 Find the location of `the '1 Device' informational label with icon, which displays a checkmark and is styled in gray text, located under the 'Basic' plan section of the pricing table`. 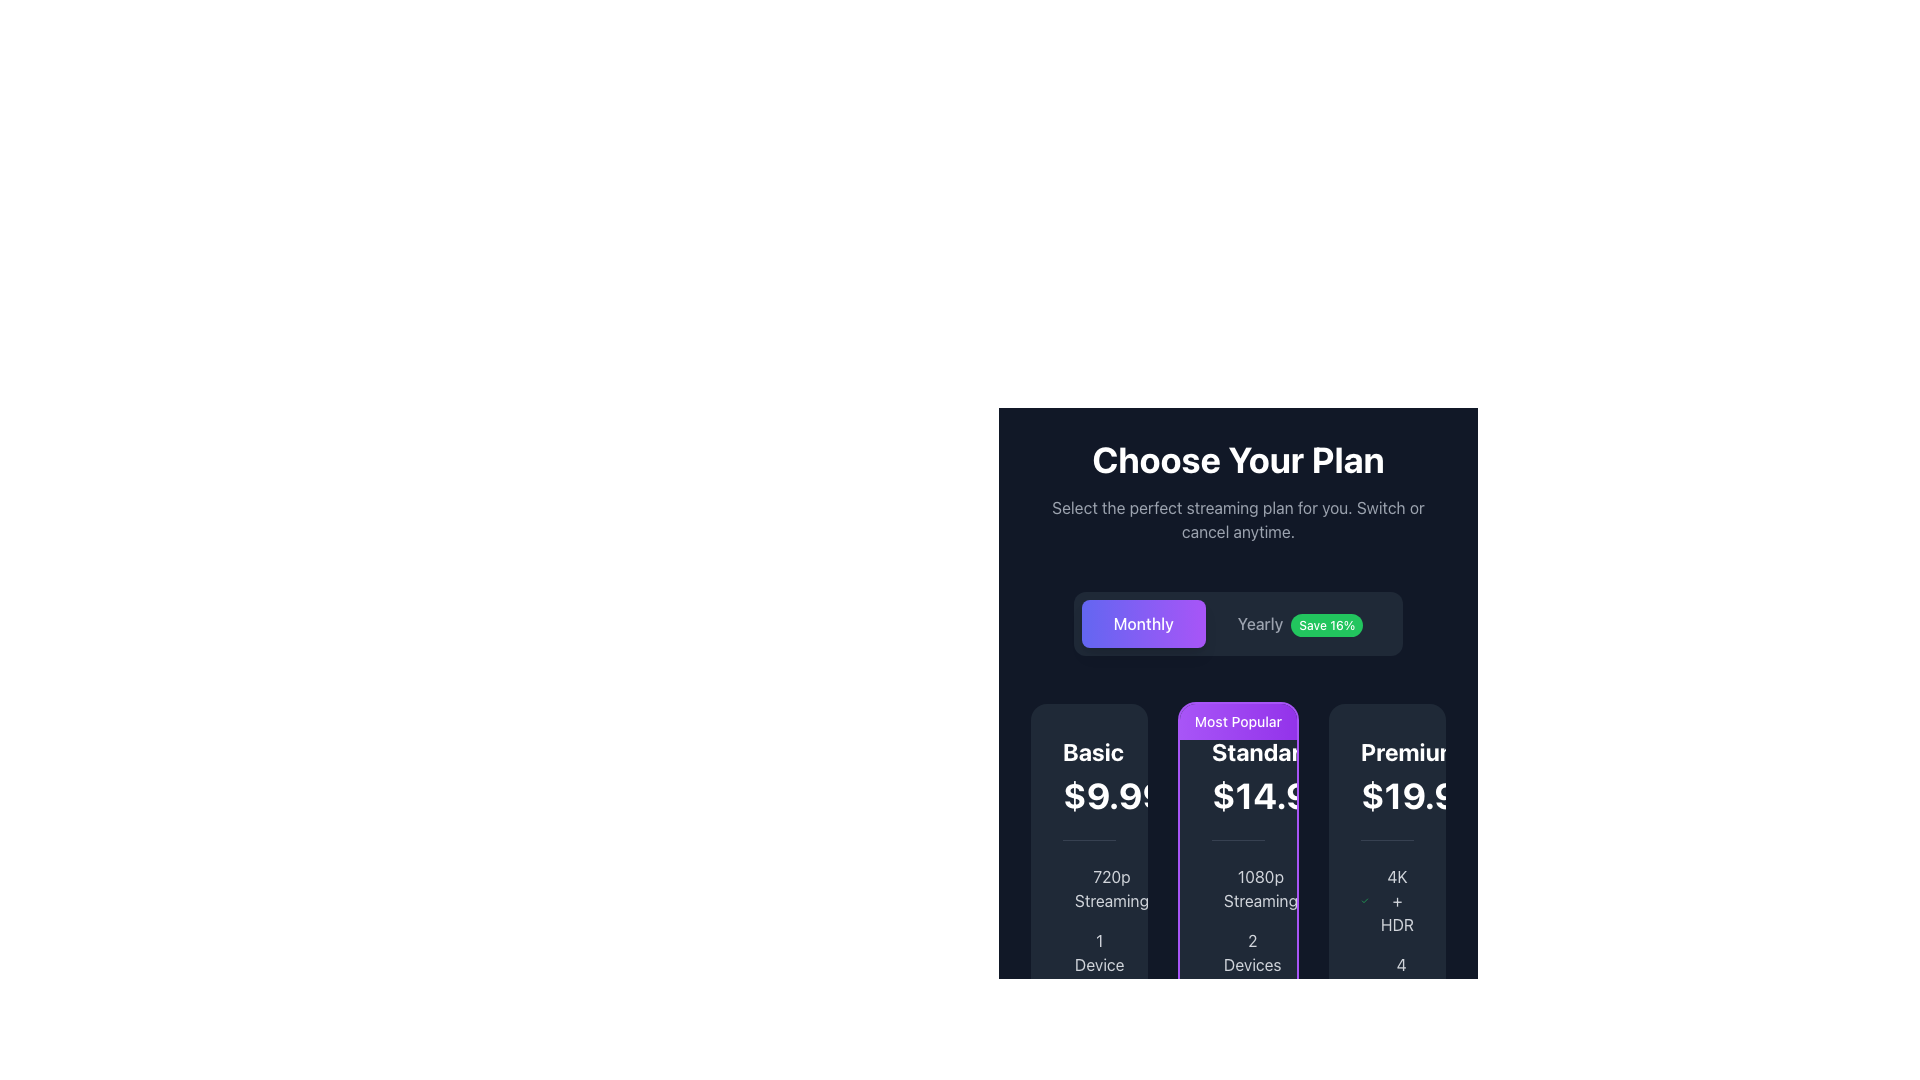

the '1 Device' informational label with icon, which displays a checkmark and is styled in gray text, located under the 'Basic' plan section of the pricing table is located at coordinates (1088, 951).